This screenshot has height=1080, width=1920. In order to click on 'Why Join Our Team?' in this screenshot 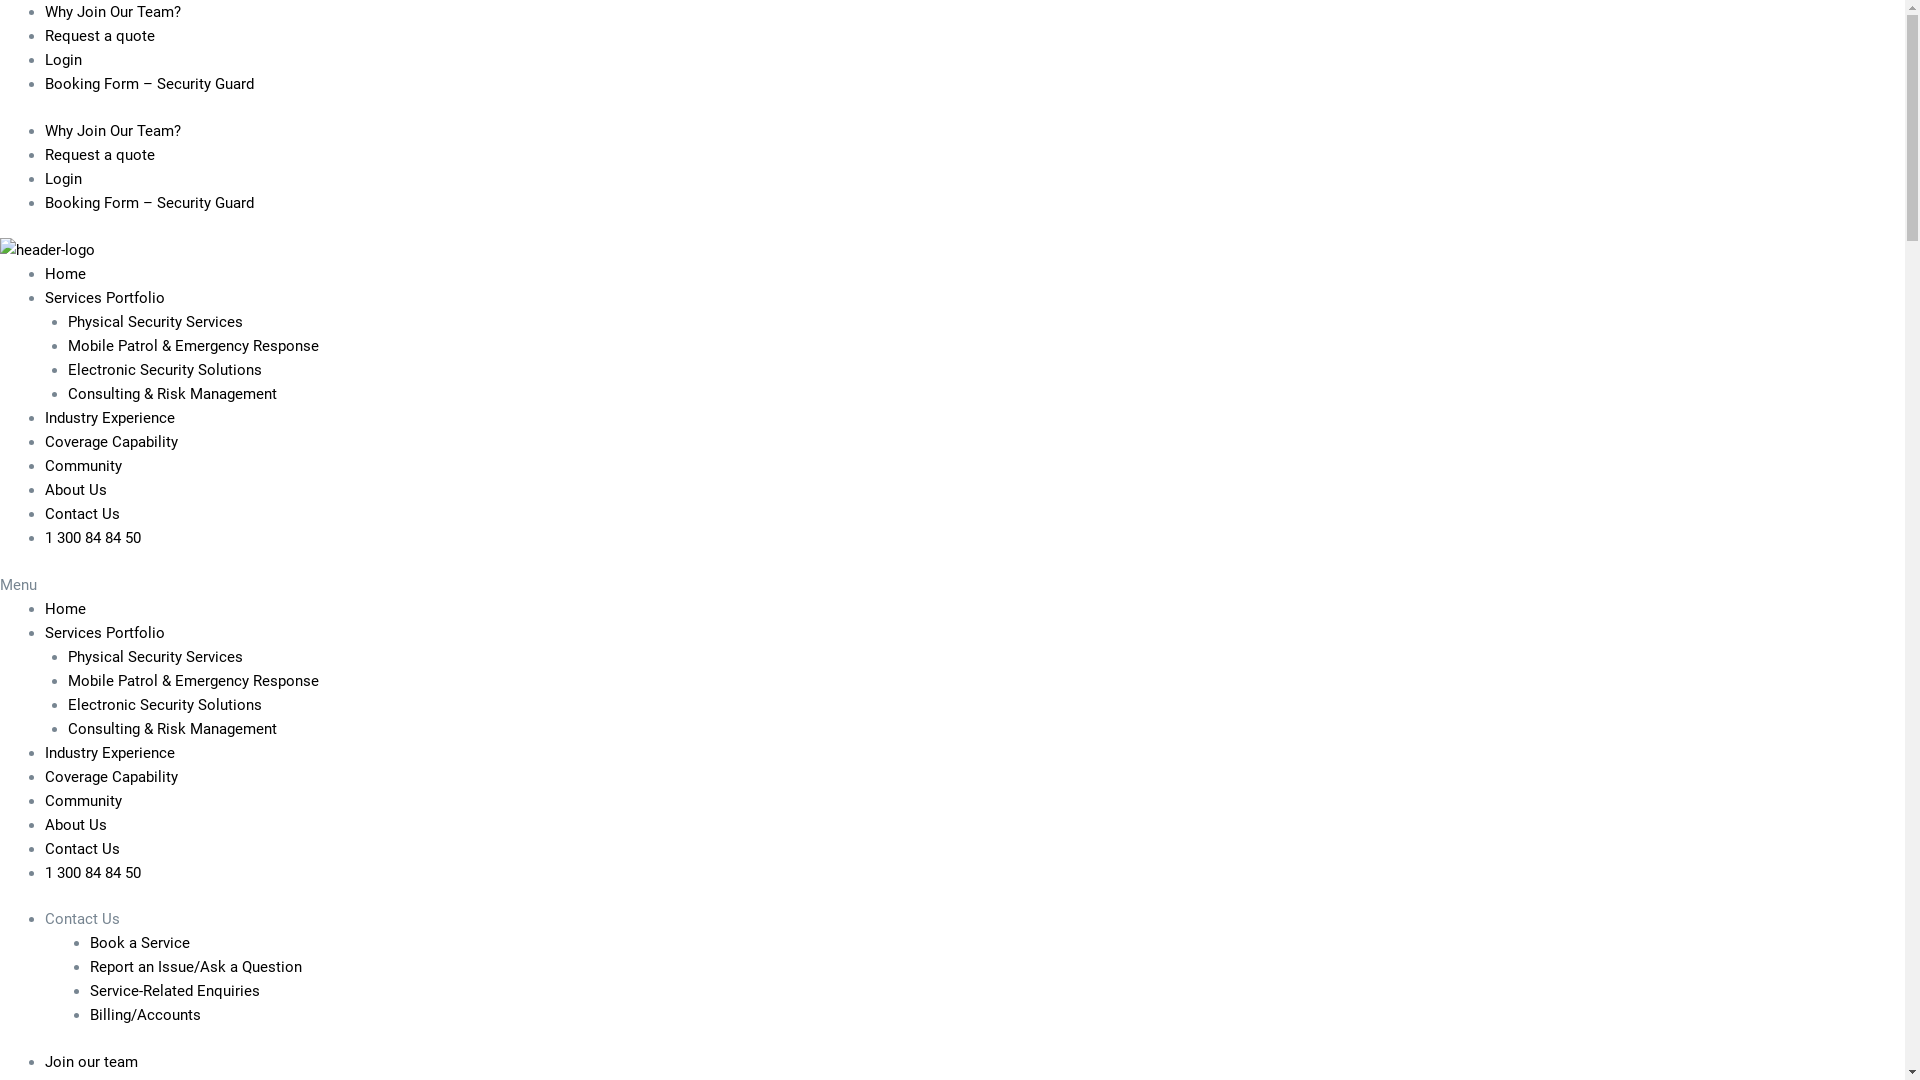, I will do `click(112, 11)`.